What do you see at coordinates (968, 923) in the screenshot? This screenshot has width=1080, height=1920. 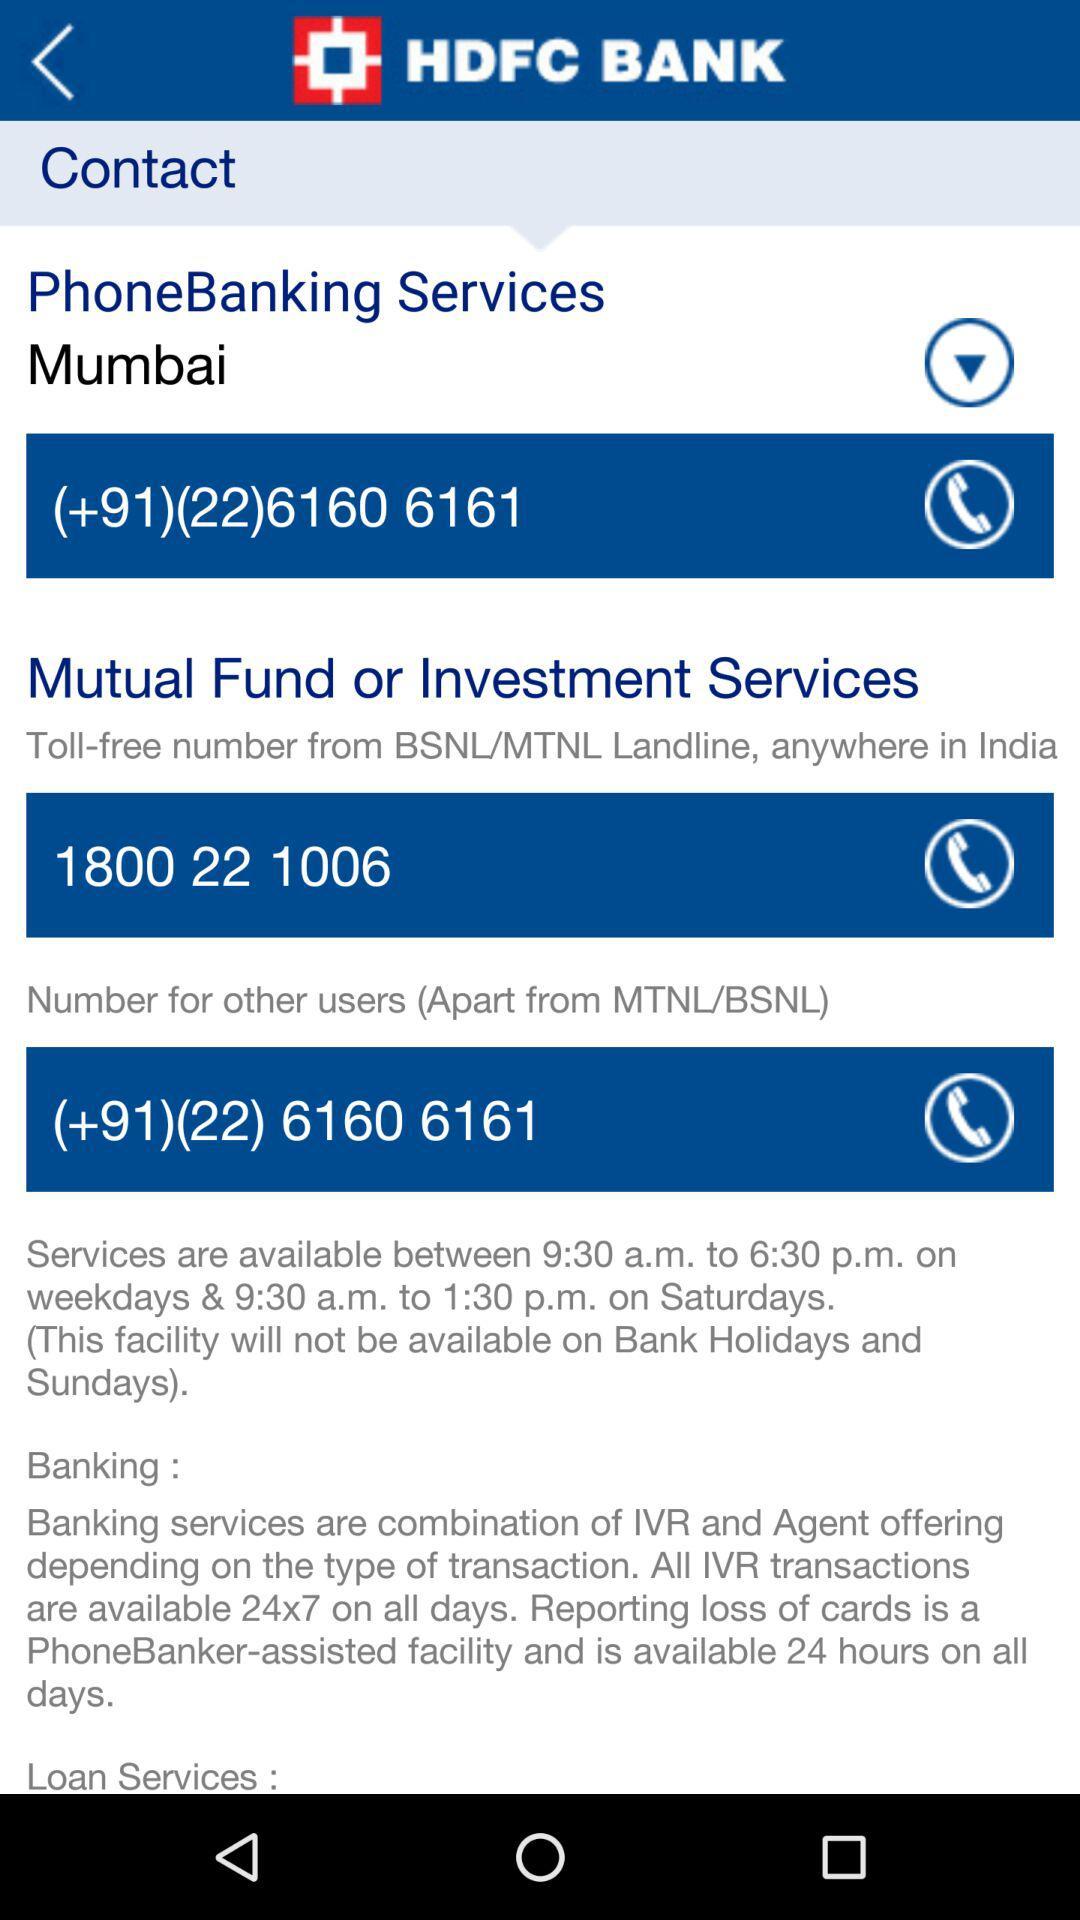 I see `the call icon` at bounding box center [968, 923].